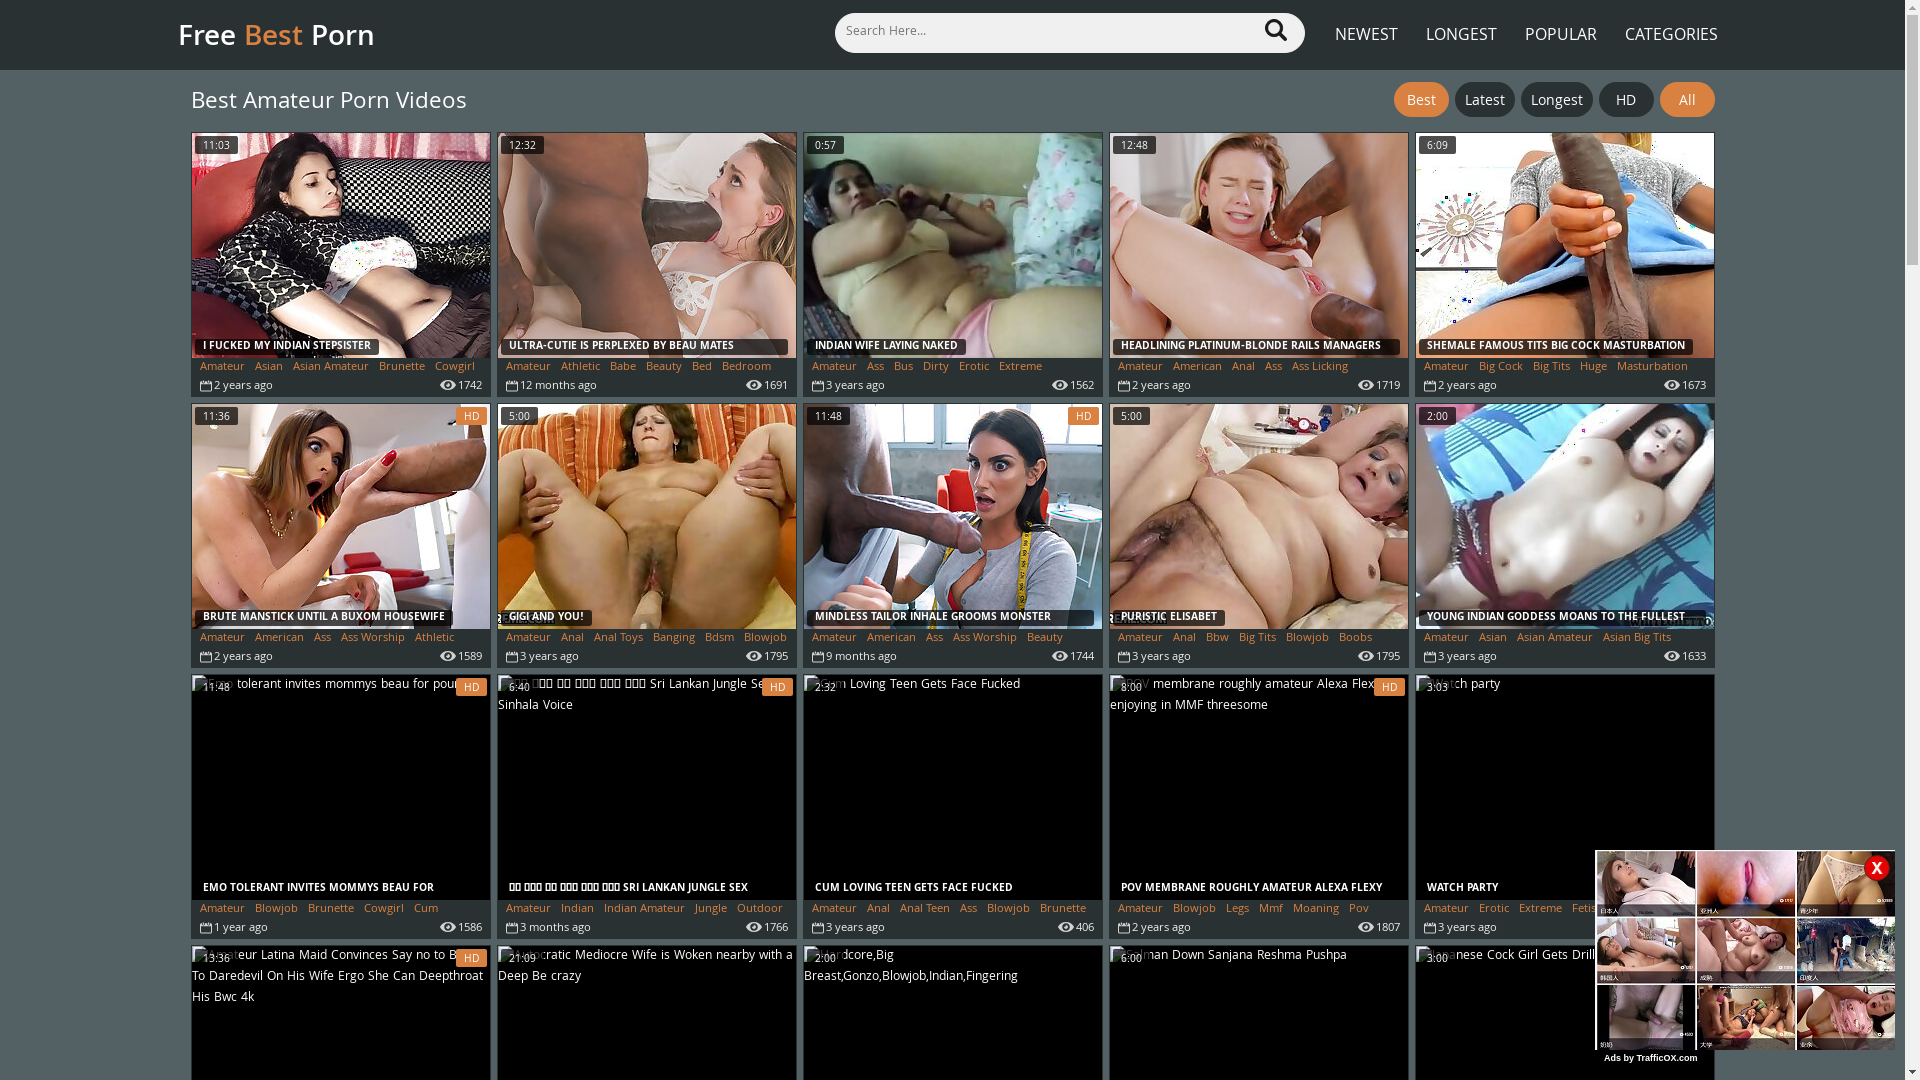  Describe the element at coordinates (1068, 31) in the screenshot. I see `'Search X Videos'` at that location.